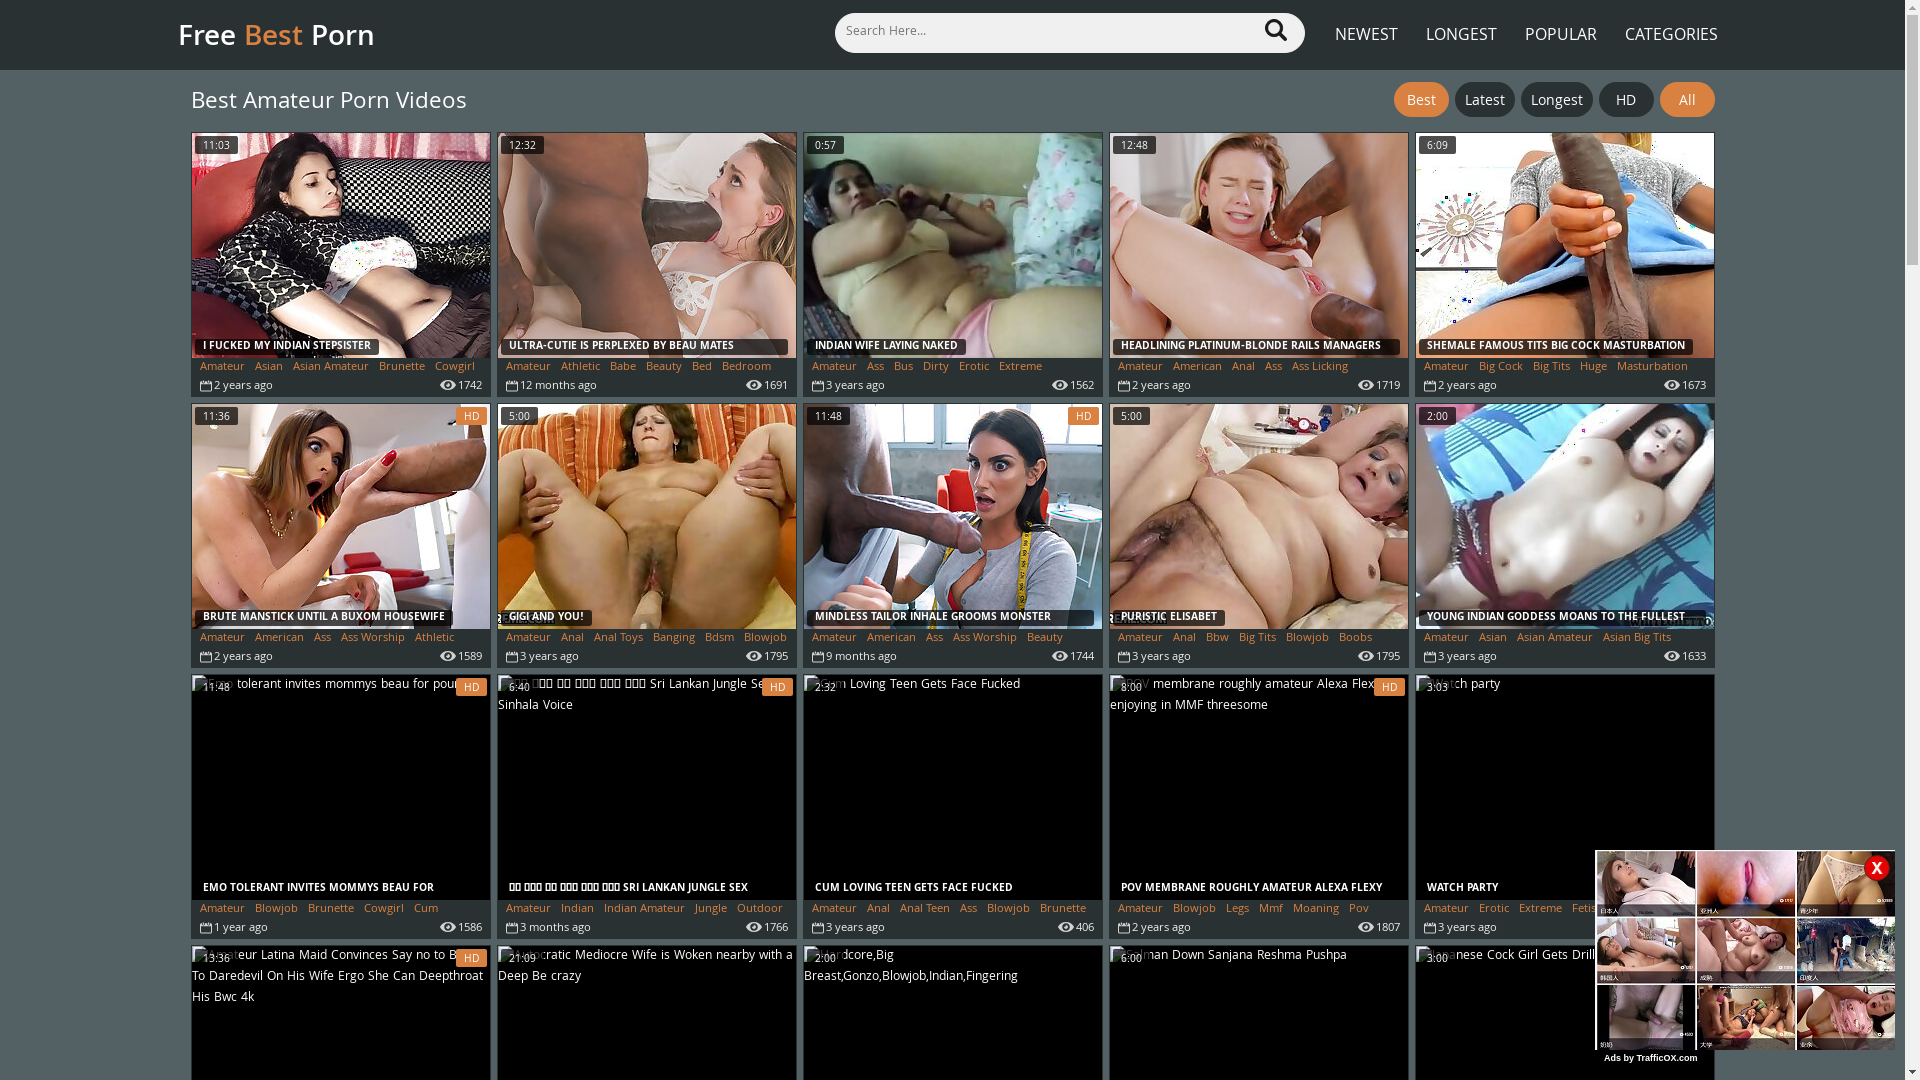  Describe the element at coordinates (1068, 31) in the screenshot. I see `'Search X Videos'` at that location.